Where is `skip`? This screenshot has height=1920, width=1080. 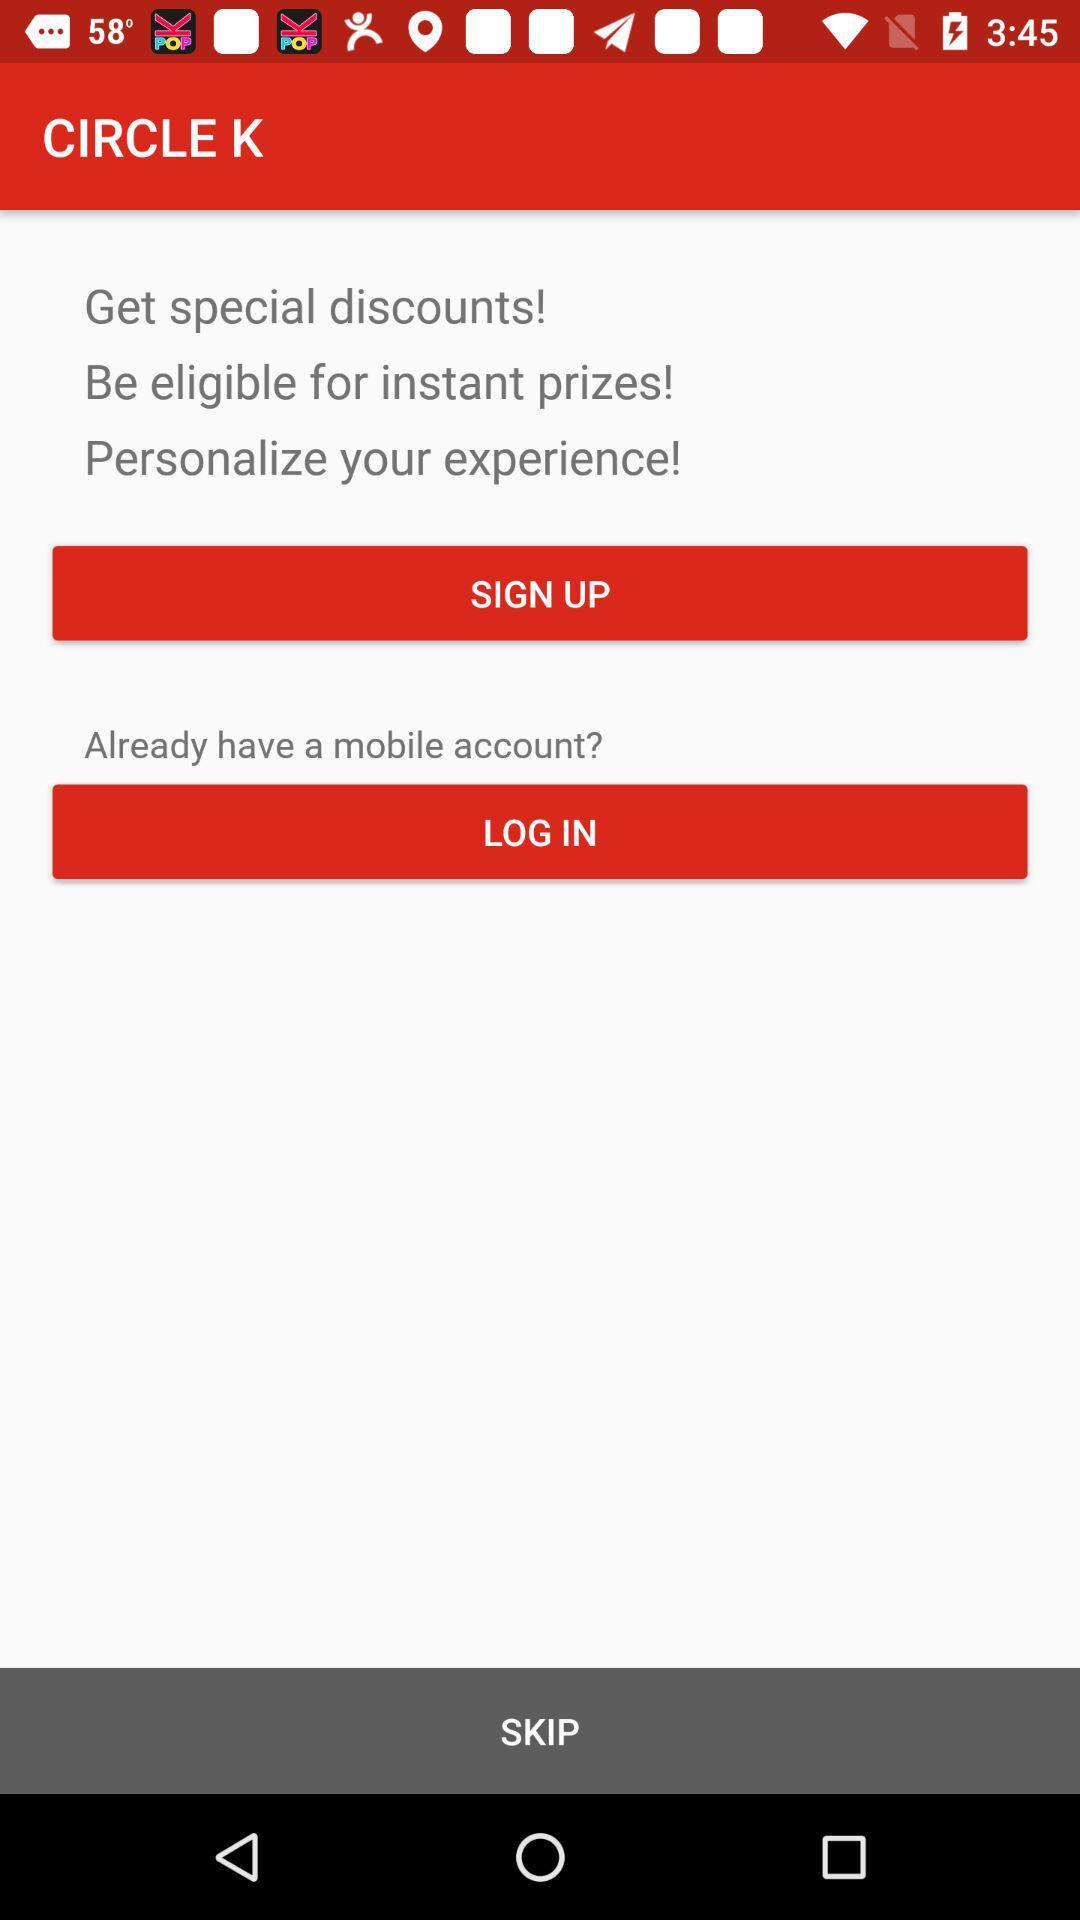
skip is located at coordinates (540, 1730).